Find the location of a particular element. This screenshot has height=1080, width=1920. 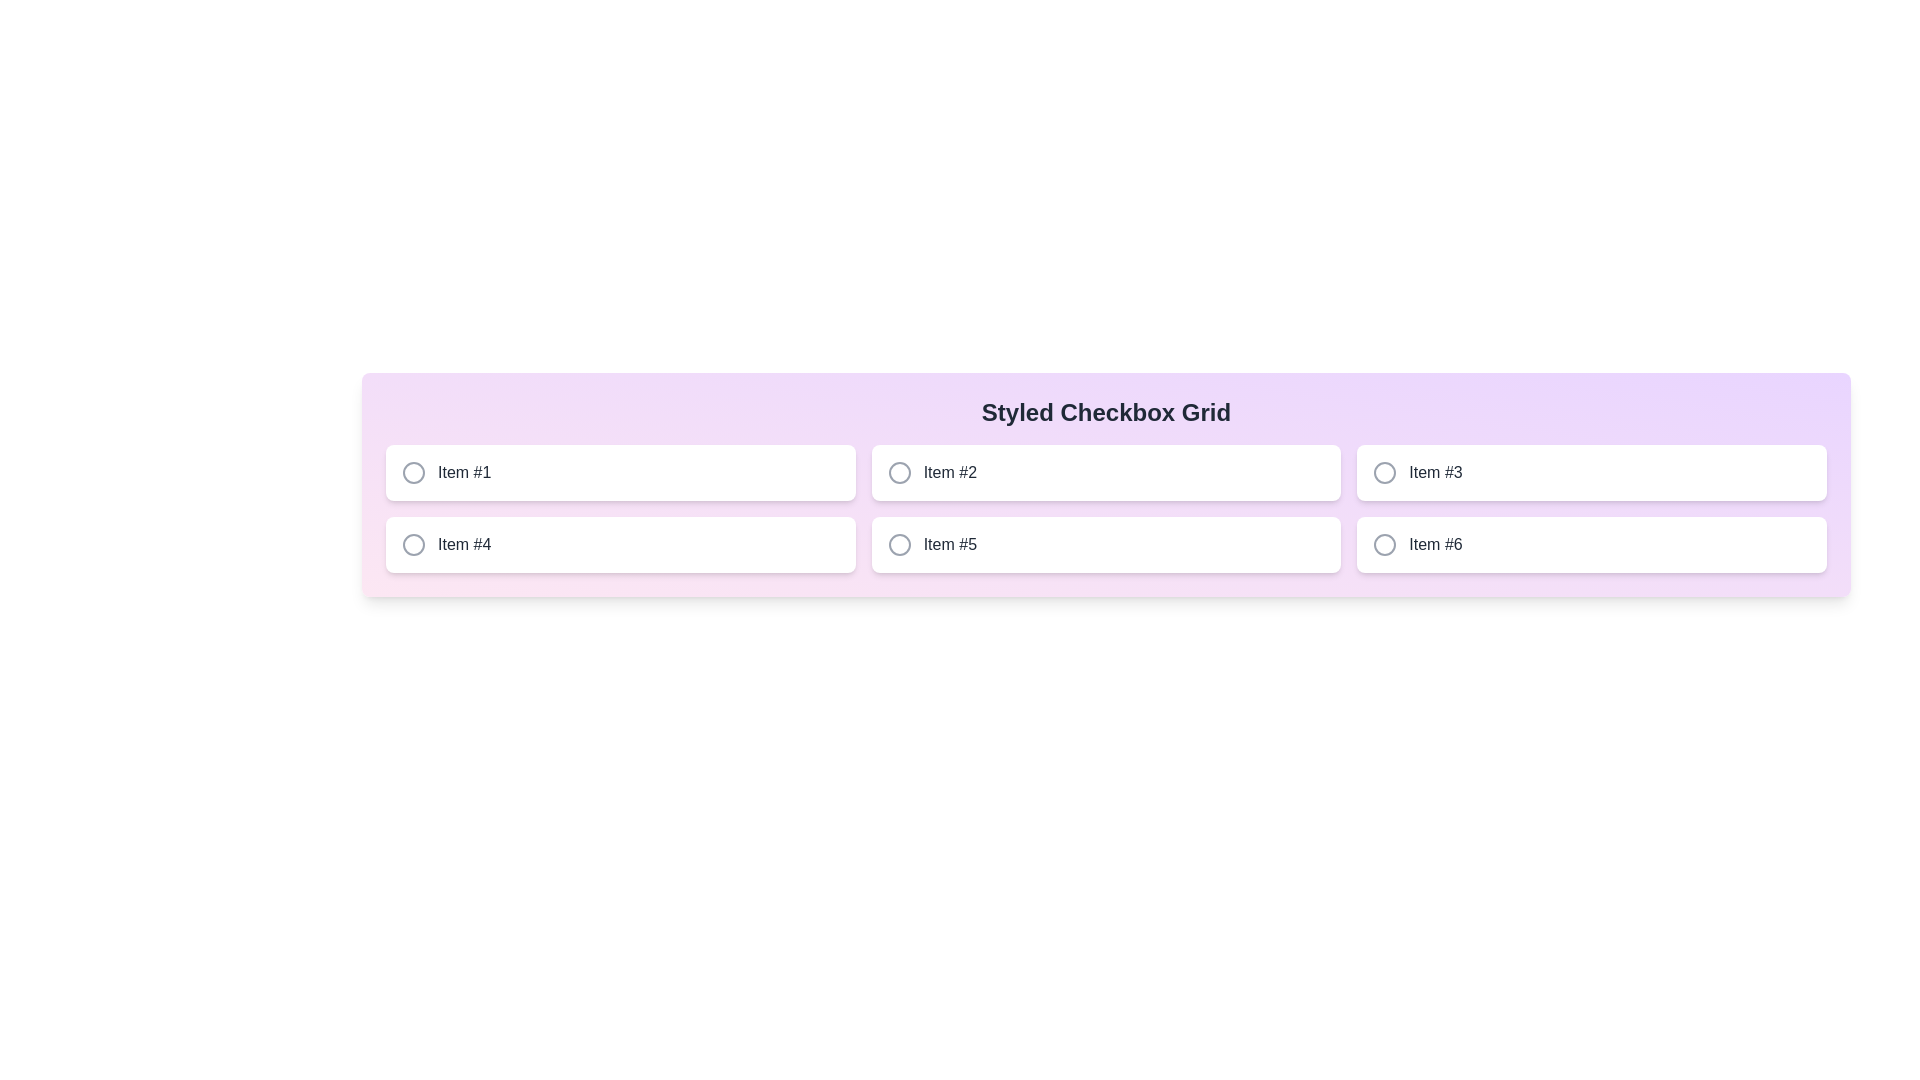

the button labeled Item #5 to observe style changes is located at coordinates (1104, 544).